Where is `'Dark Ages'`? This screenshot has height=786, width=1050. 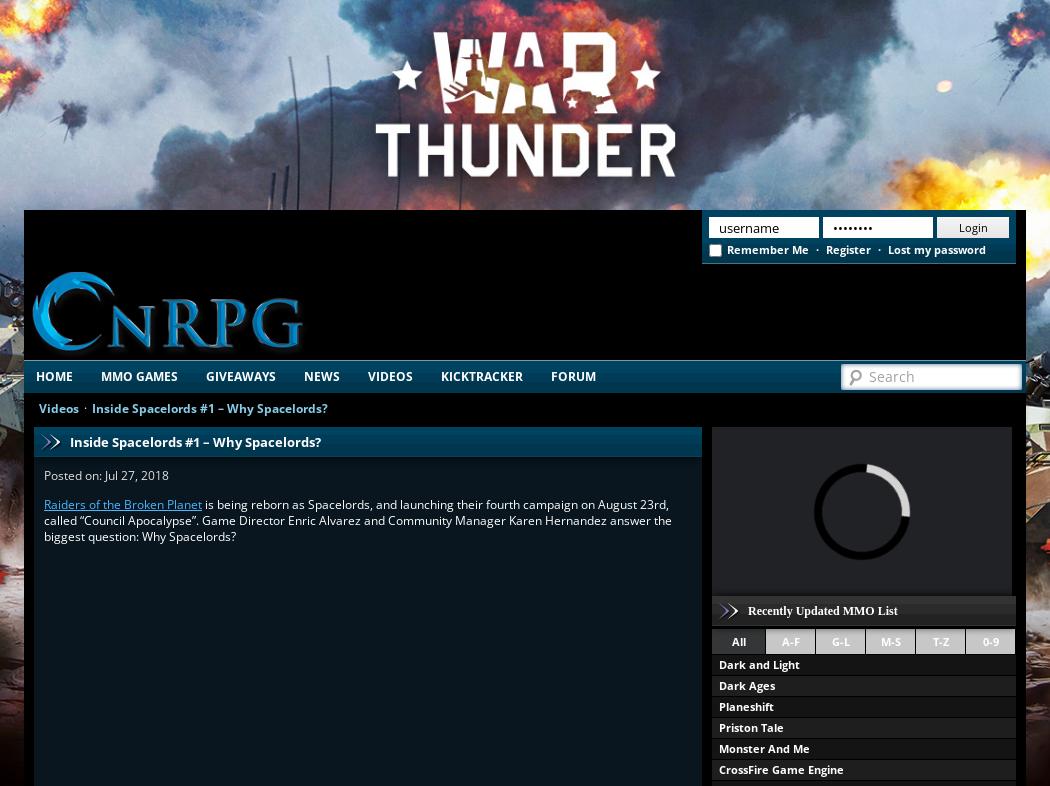 'Dark Ages' is located at coordinates (745, 685).